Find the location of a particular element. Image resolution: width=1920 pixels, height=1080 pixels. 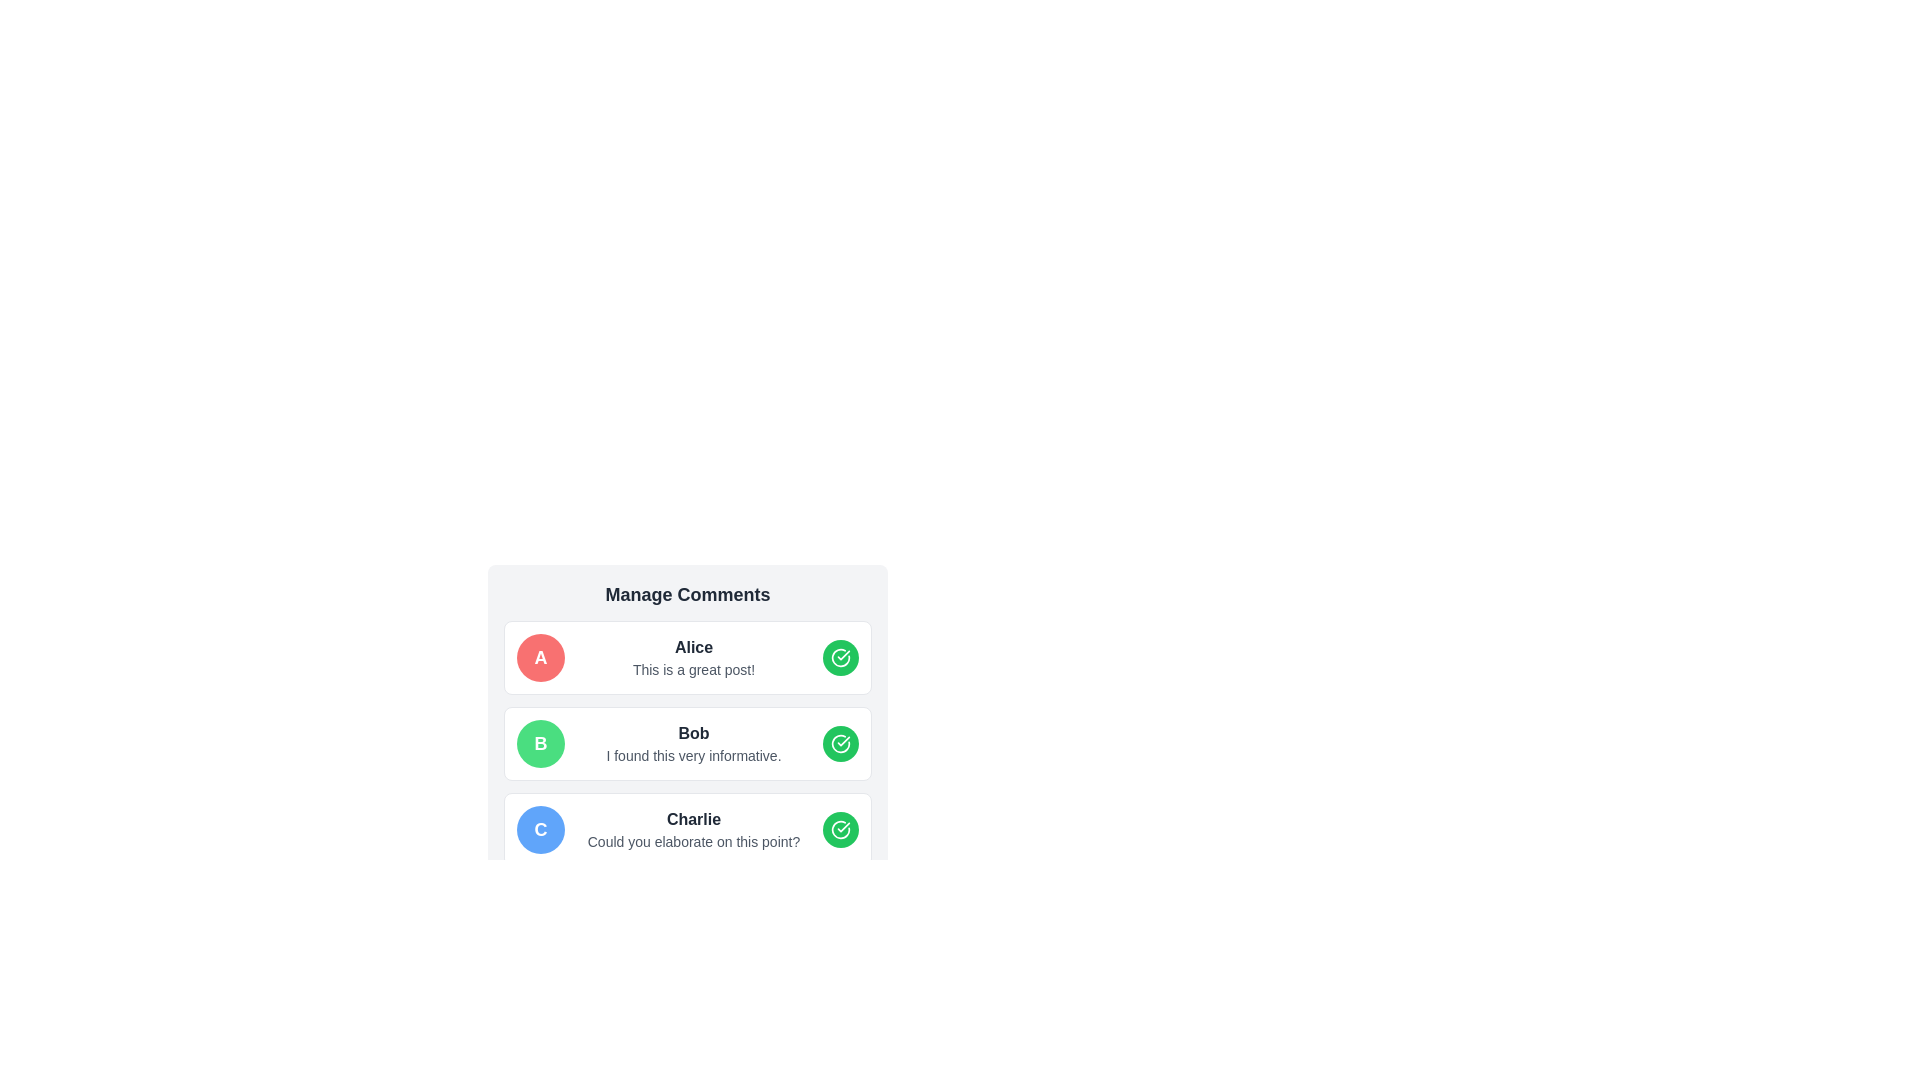

the static text element that displays the user's name 'Bob', located in the 'Manage Comments' section, positioned between comments from 'Alice' and 'Charlie' is located at coordinates (694, 733).